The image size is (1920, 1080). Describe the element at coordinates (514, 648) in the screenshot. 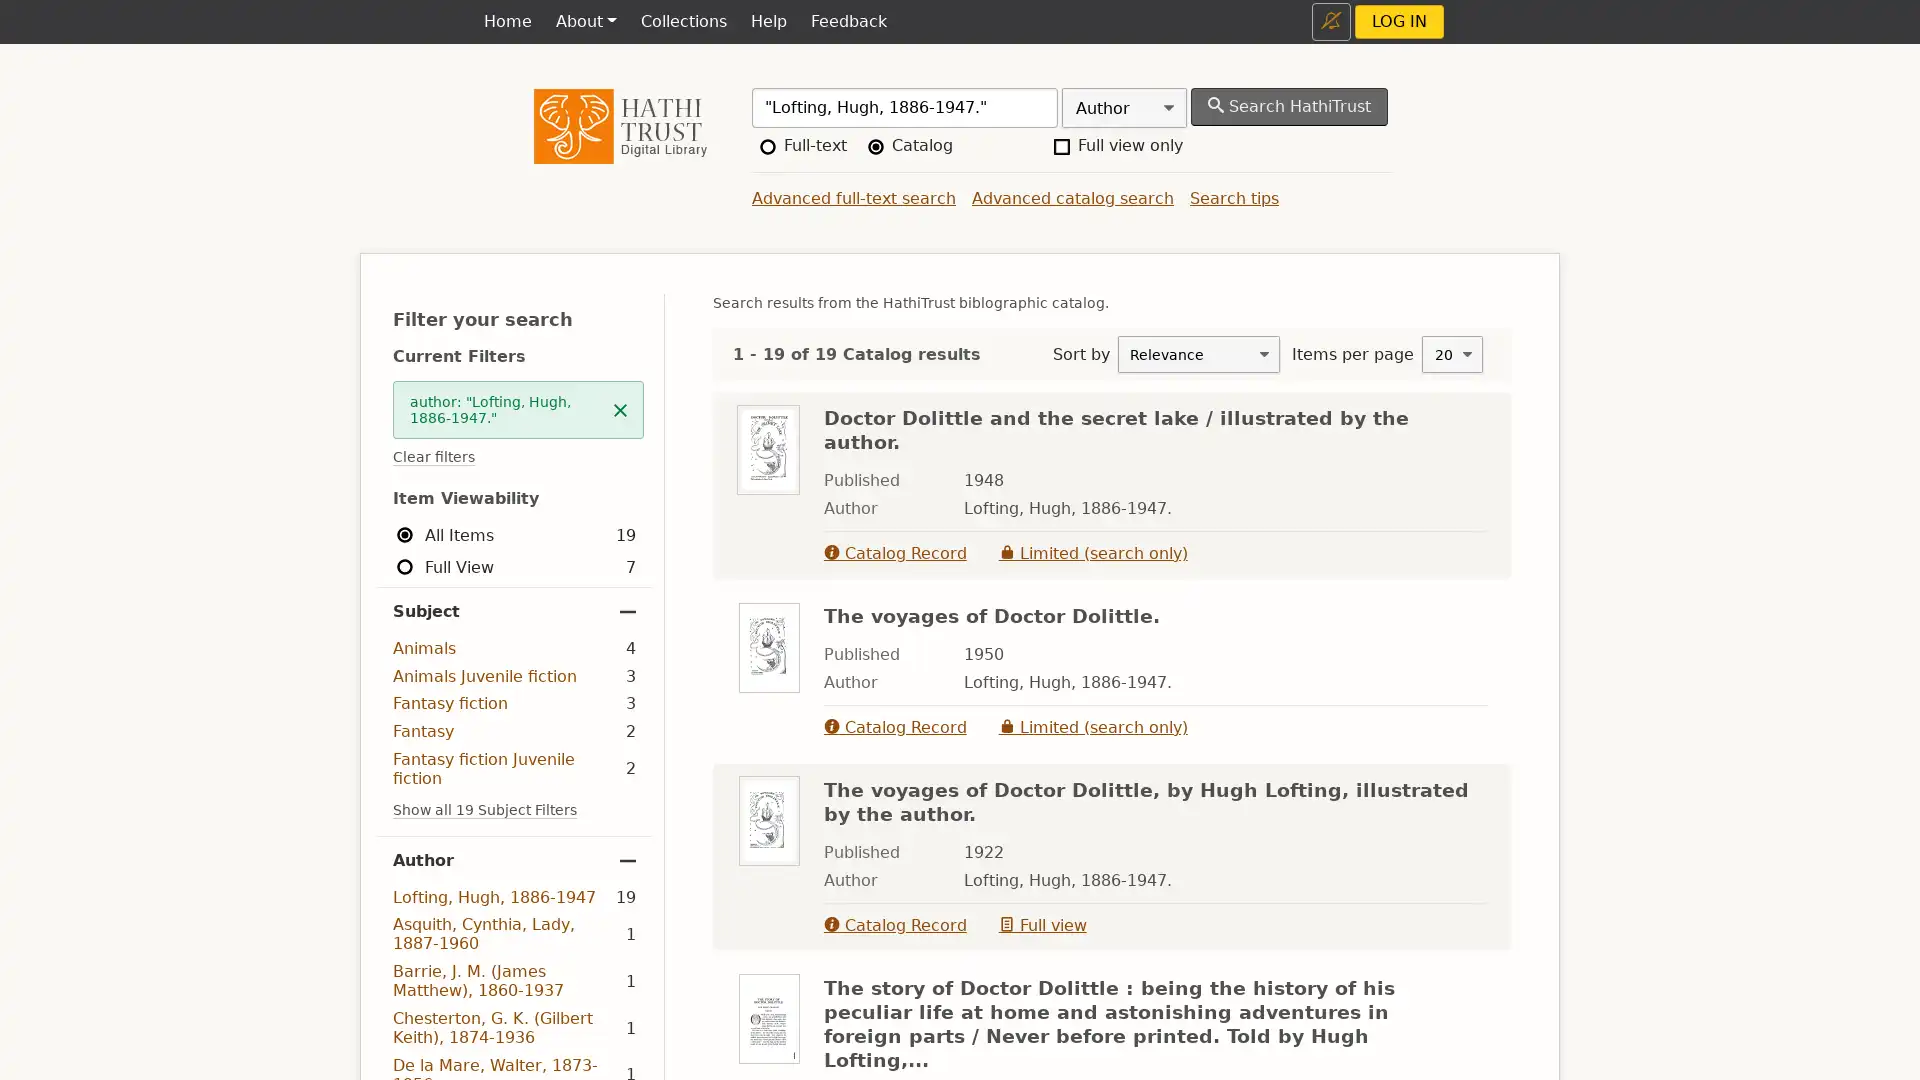

I see `Animals - 4` at that location.